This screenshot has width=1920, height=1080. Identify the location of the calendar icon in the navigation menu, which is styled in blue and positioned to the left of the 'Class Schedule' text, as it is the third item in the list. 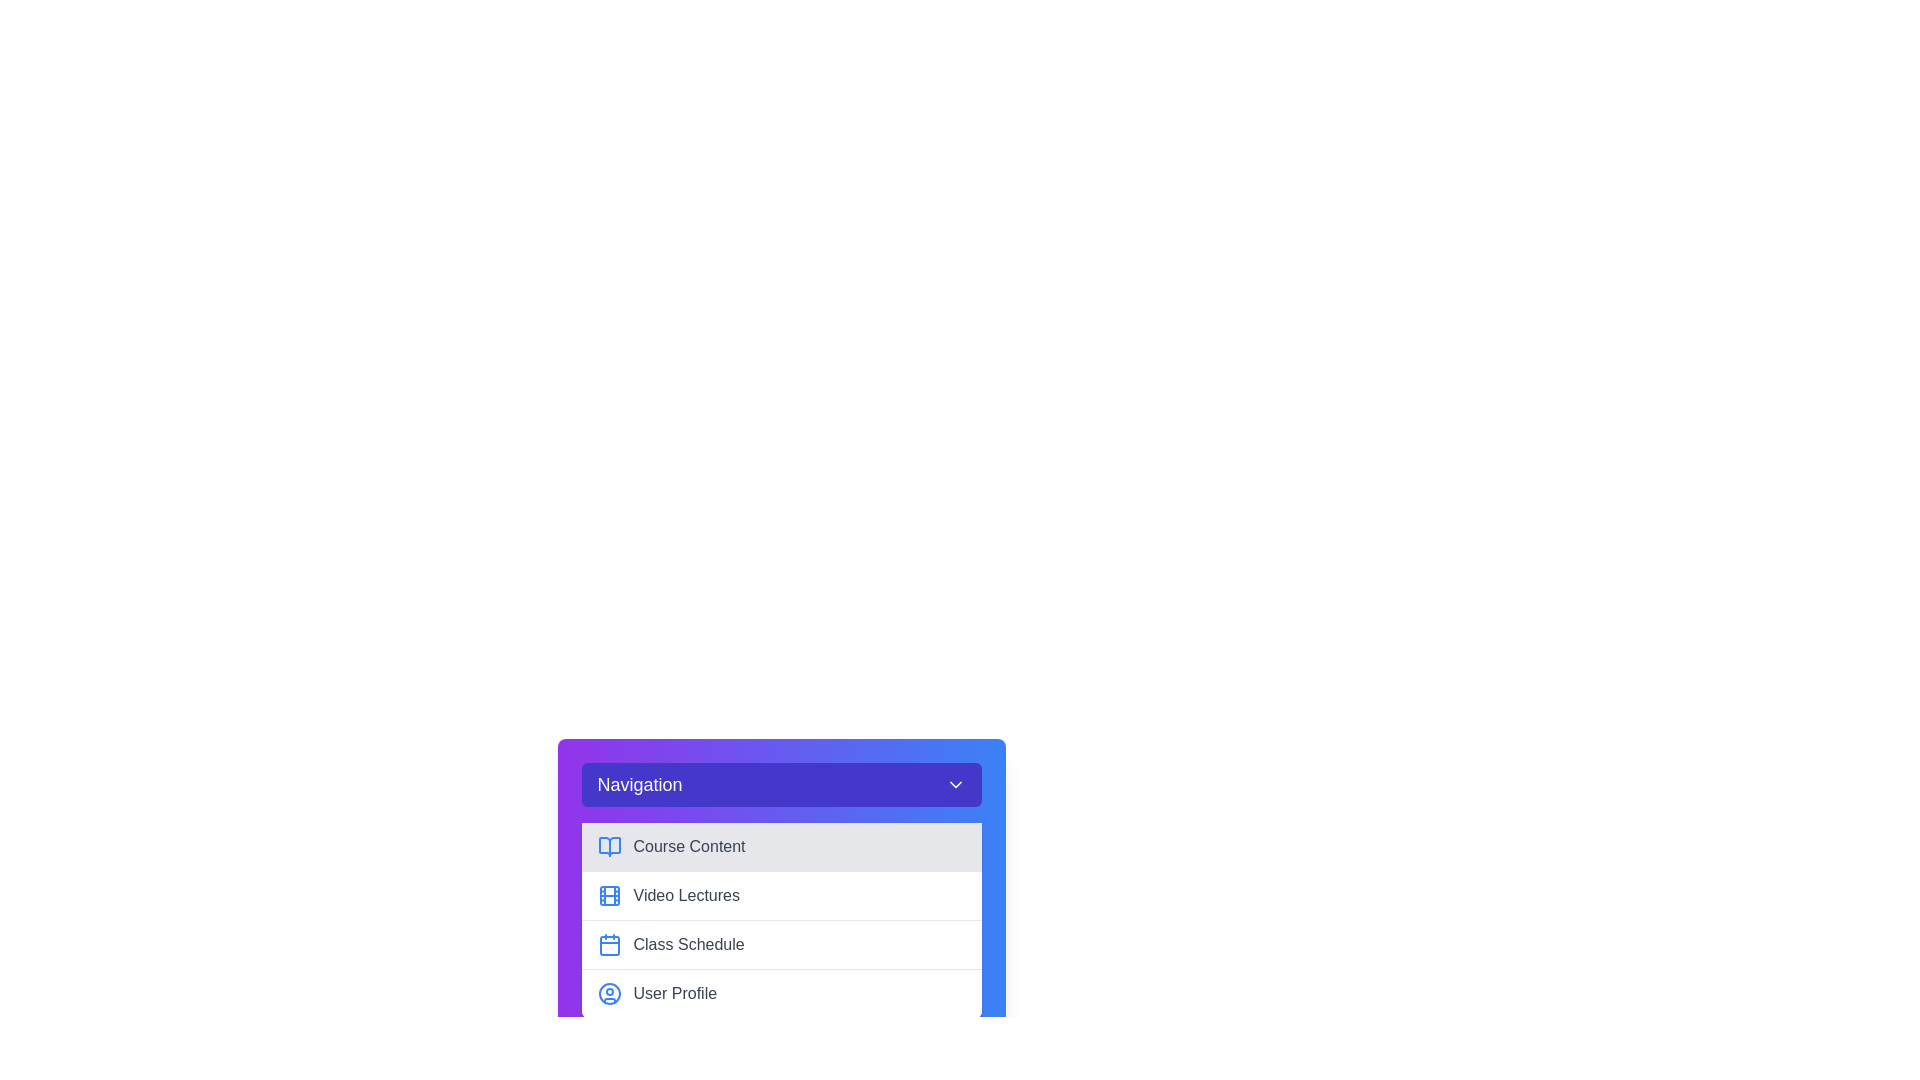
(608, 945).